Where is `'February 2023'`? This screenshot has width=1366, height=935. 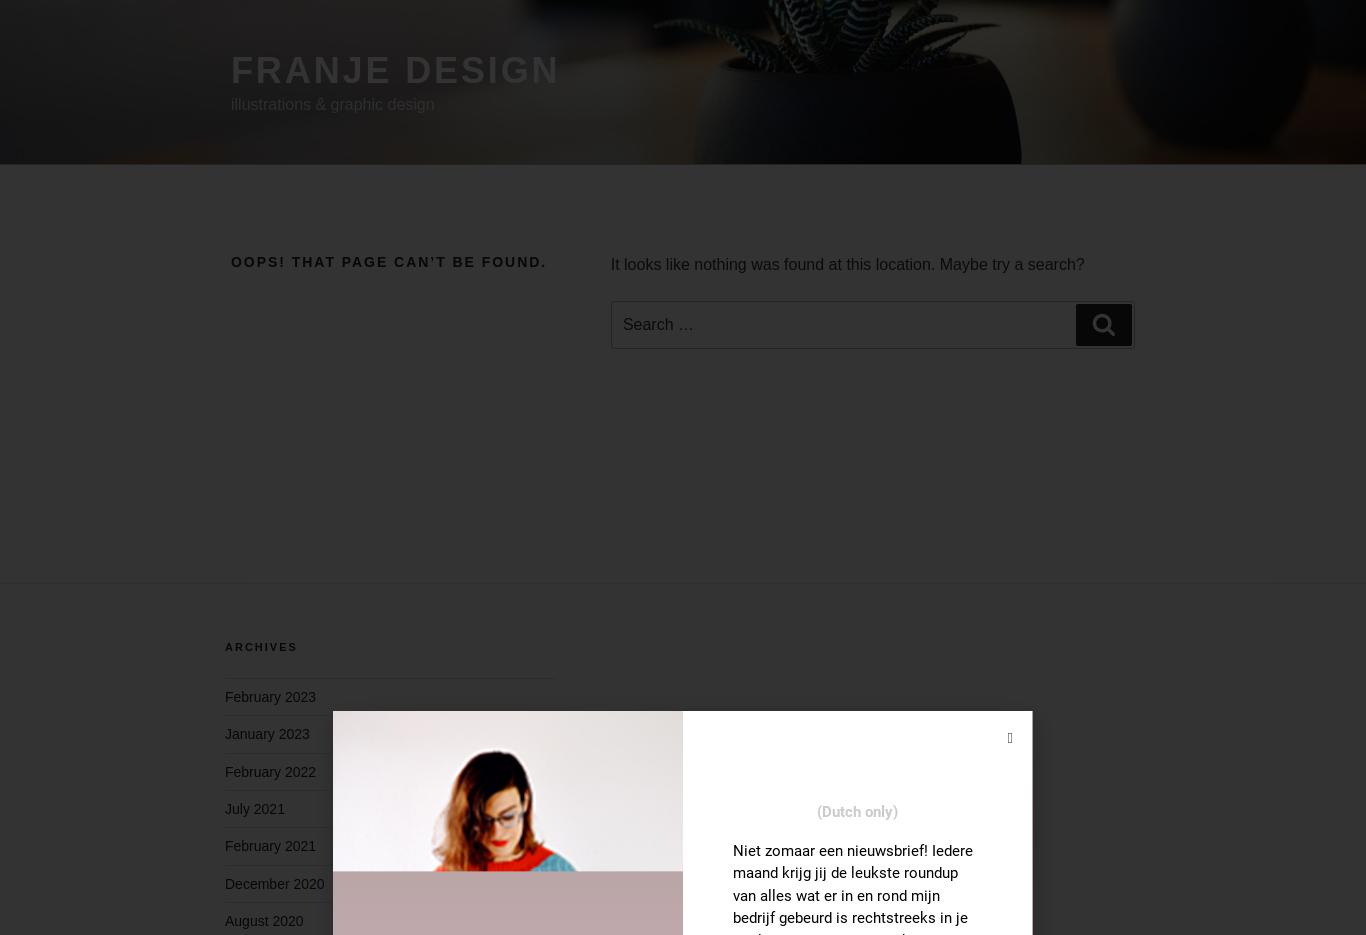
'February 2023' is located at coordinates (270, 695).